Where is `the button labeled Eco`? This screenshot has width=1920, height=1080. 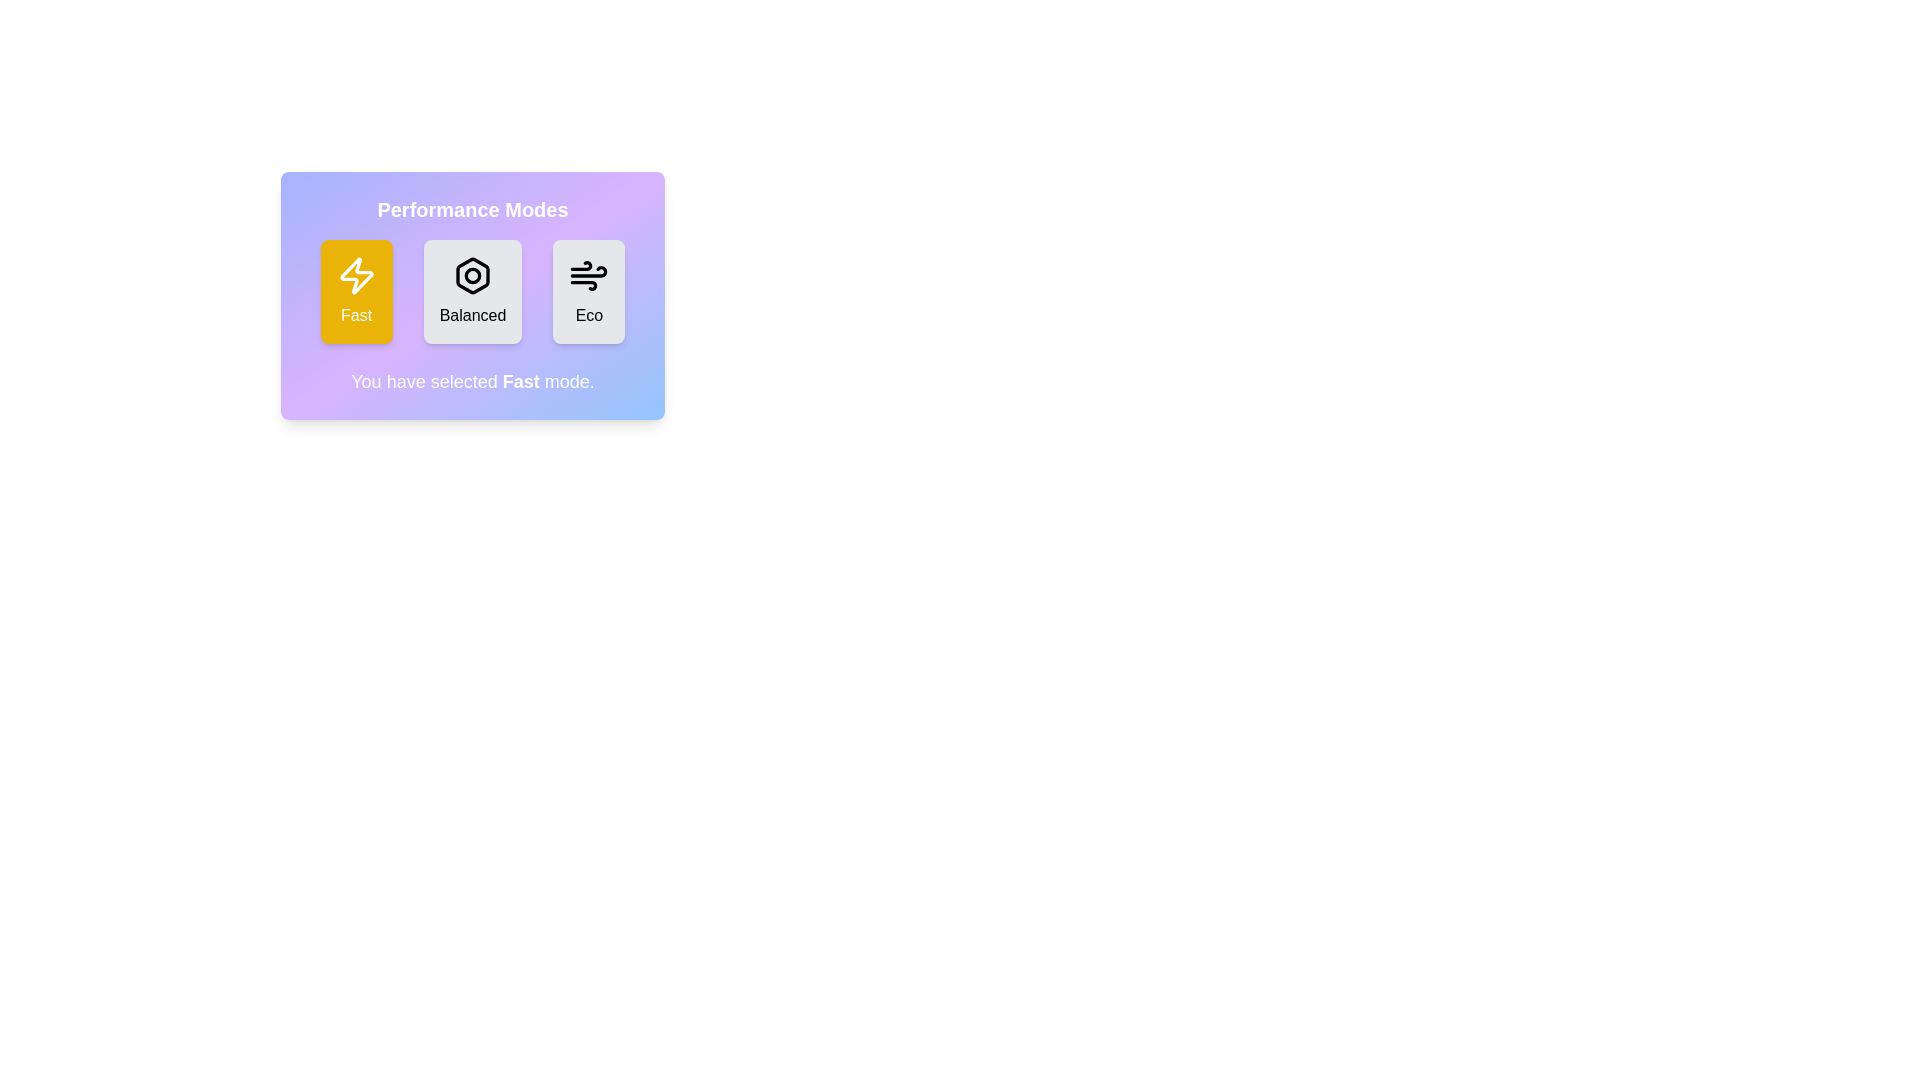 the button labeled Eco is located at coordinates (588, 292).